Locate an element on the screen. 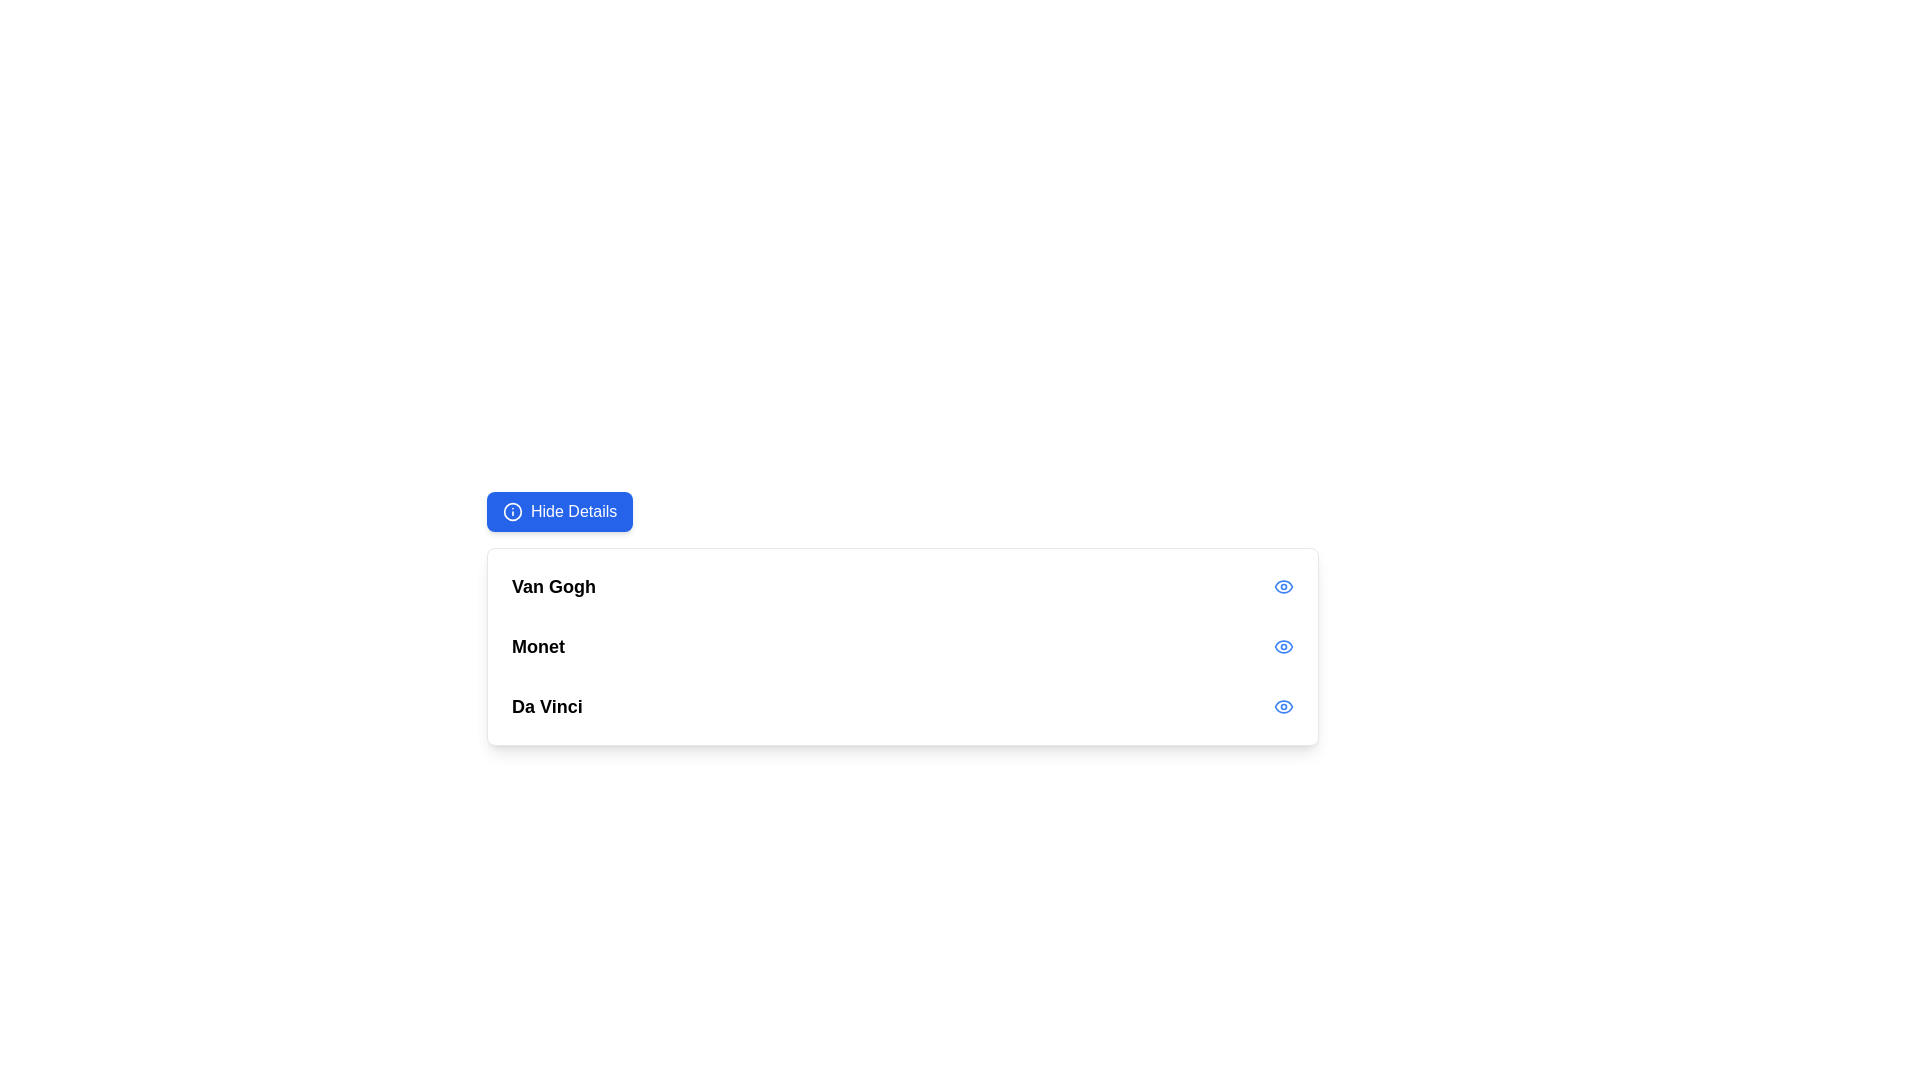 This screenshot has width=1920, height=1080. the third text label in a vertically stacked list, which identifies a name and is directly preceded by 'Van Gogh' and 'Monet' is located at coordinates (547, 705).